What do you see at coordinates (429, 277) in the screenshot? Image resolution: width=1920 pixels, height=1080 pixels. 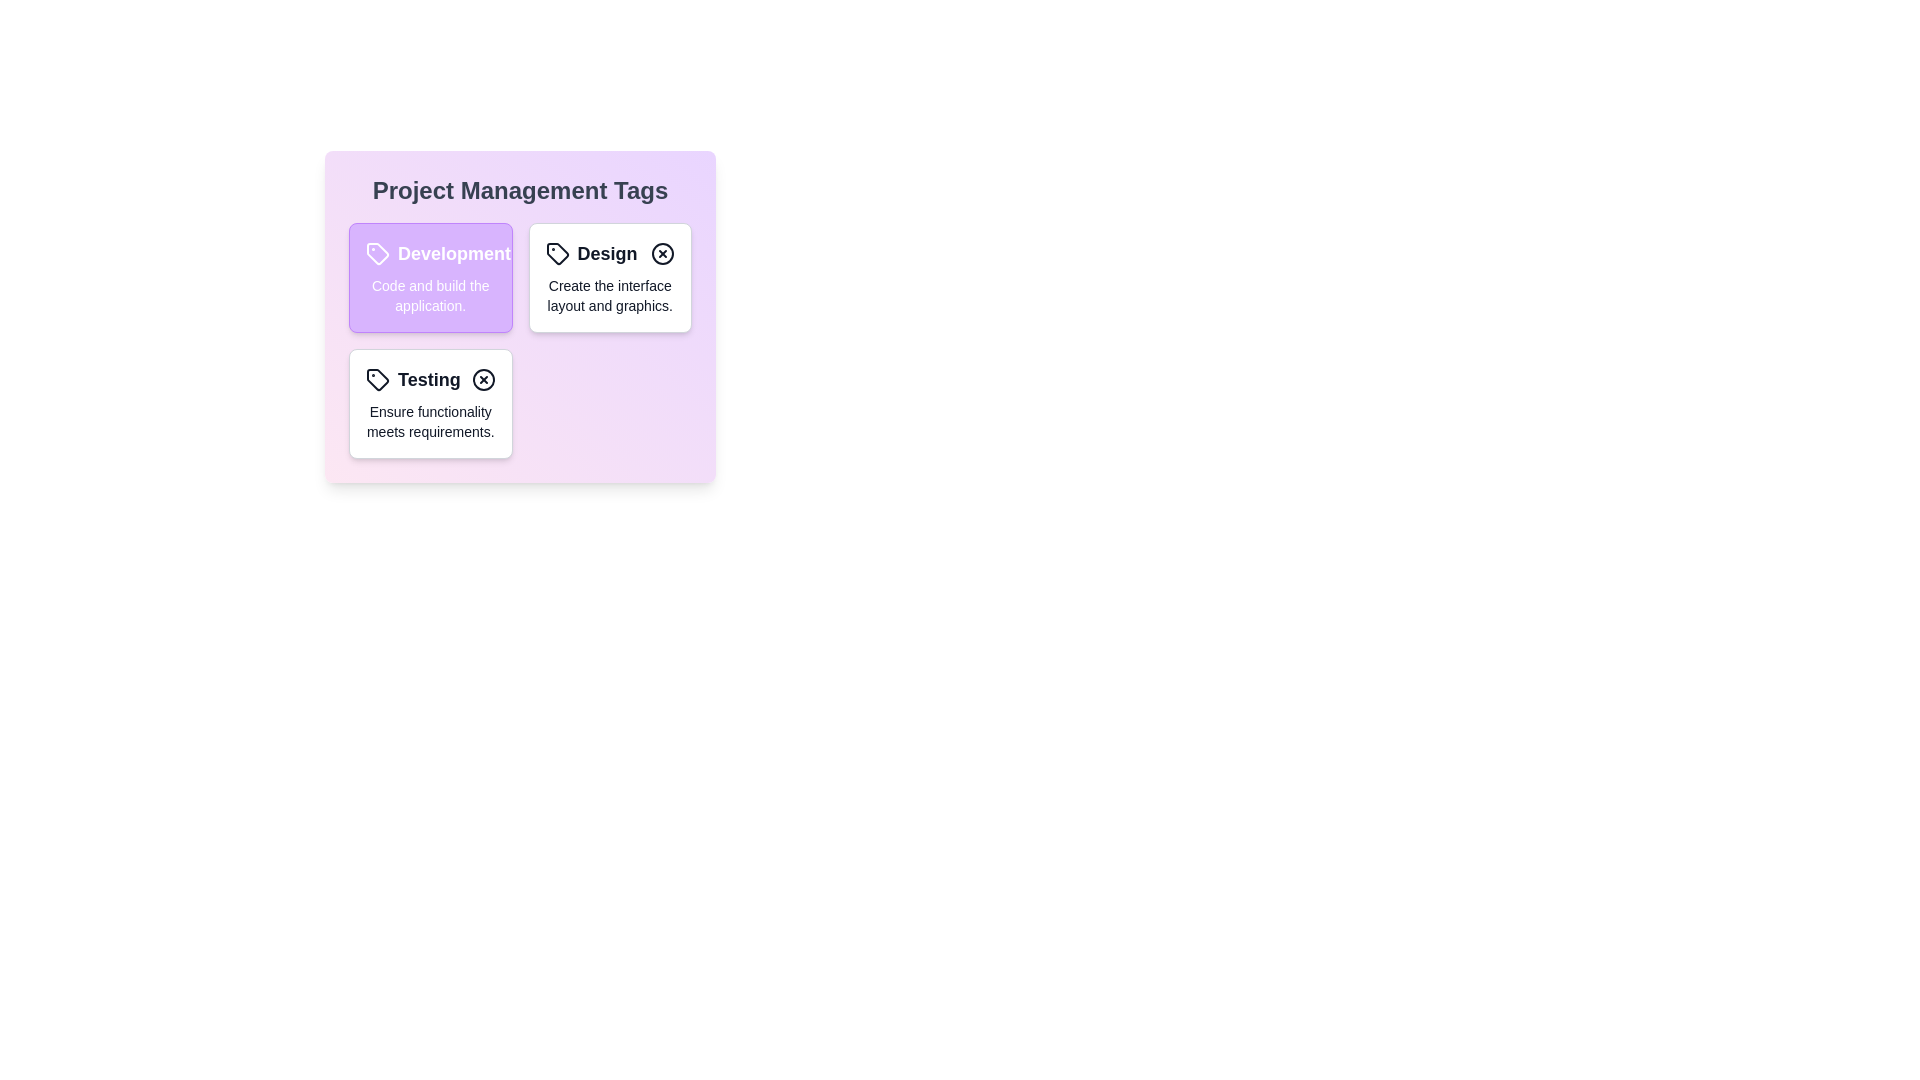 I see `the Development tag to toggle its active state` at bounding box center [429, 277].